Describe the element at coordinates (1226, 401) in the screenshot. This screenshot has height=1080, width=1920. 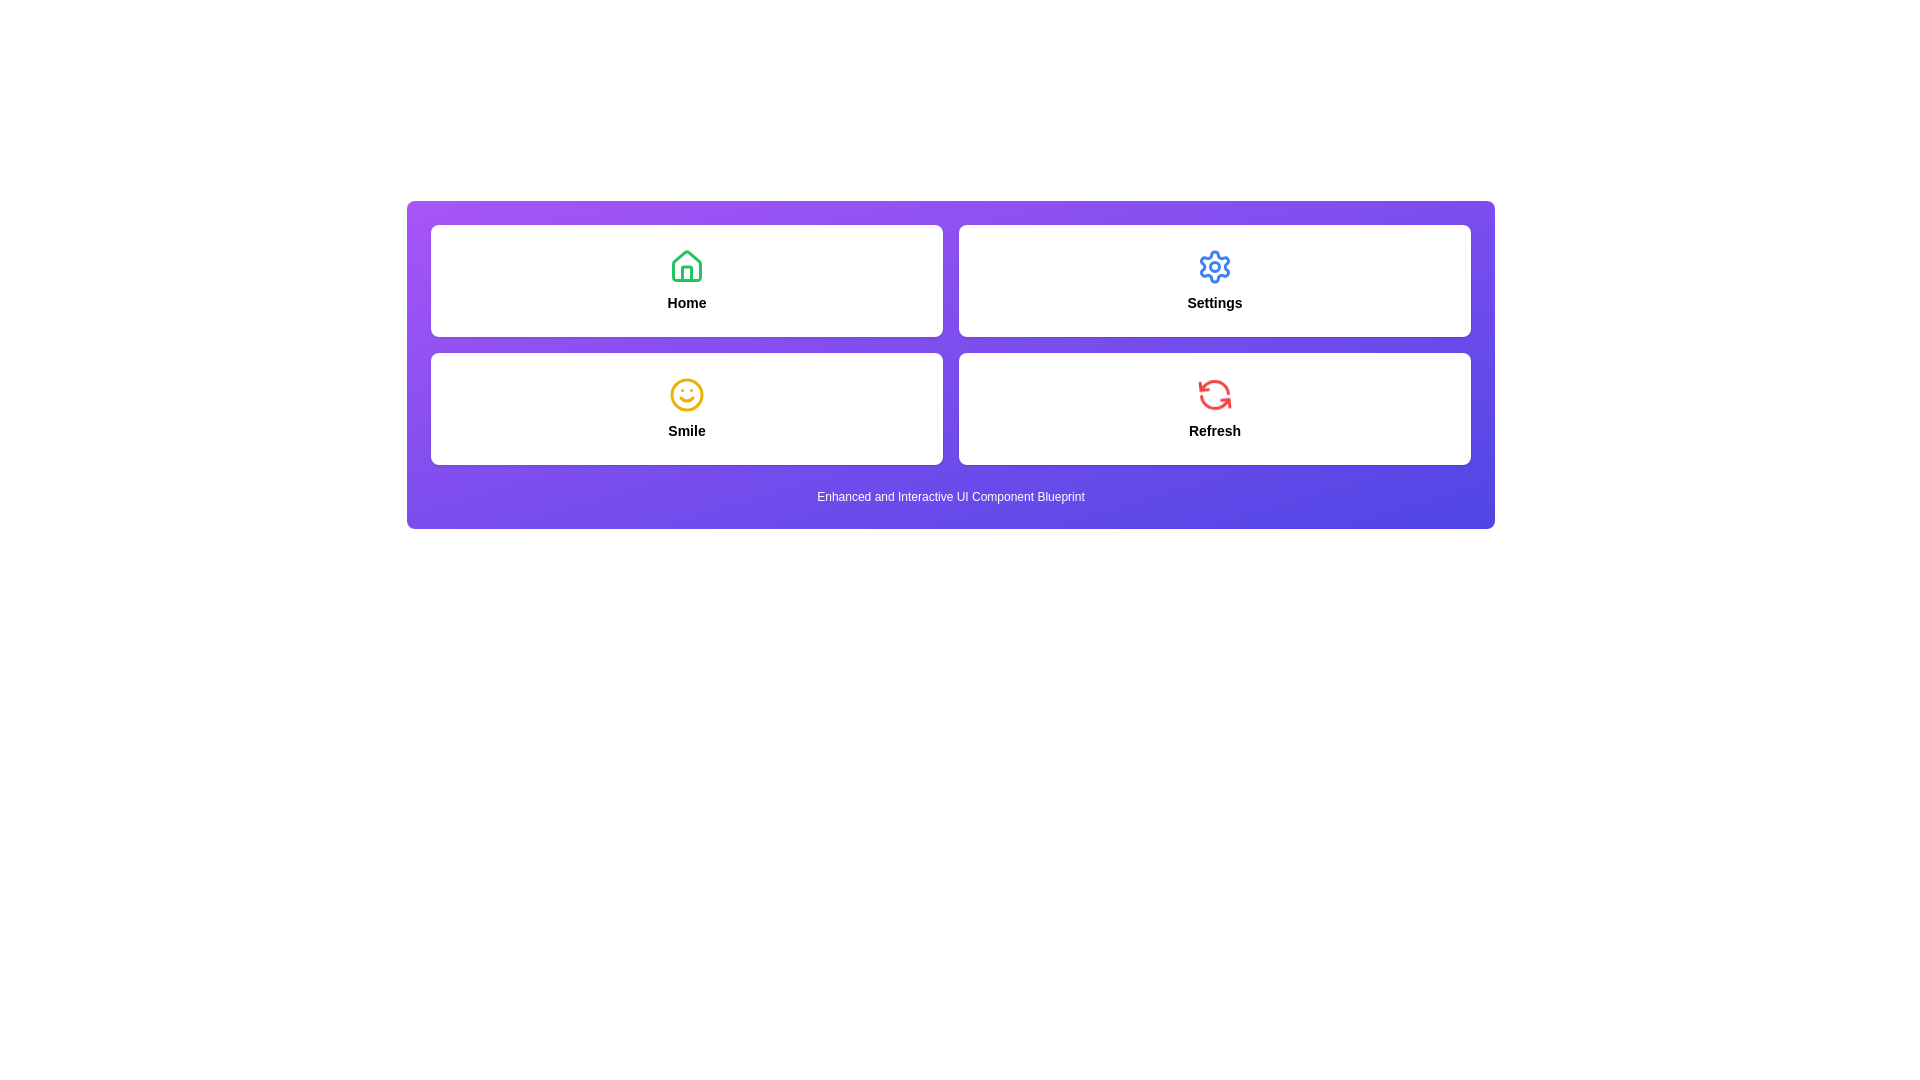
I see `the small red arrow within the spinning circular refresh icon located` at that location.